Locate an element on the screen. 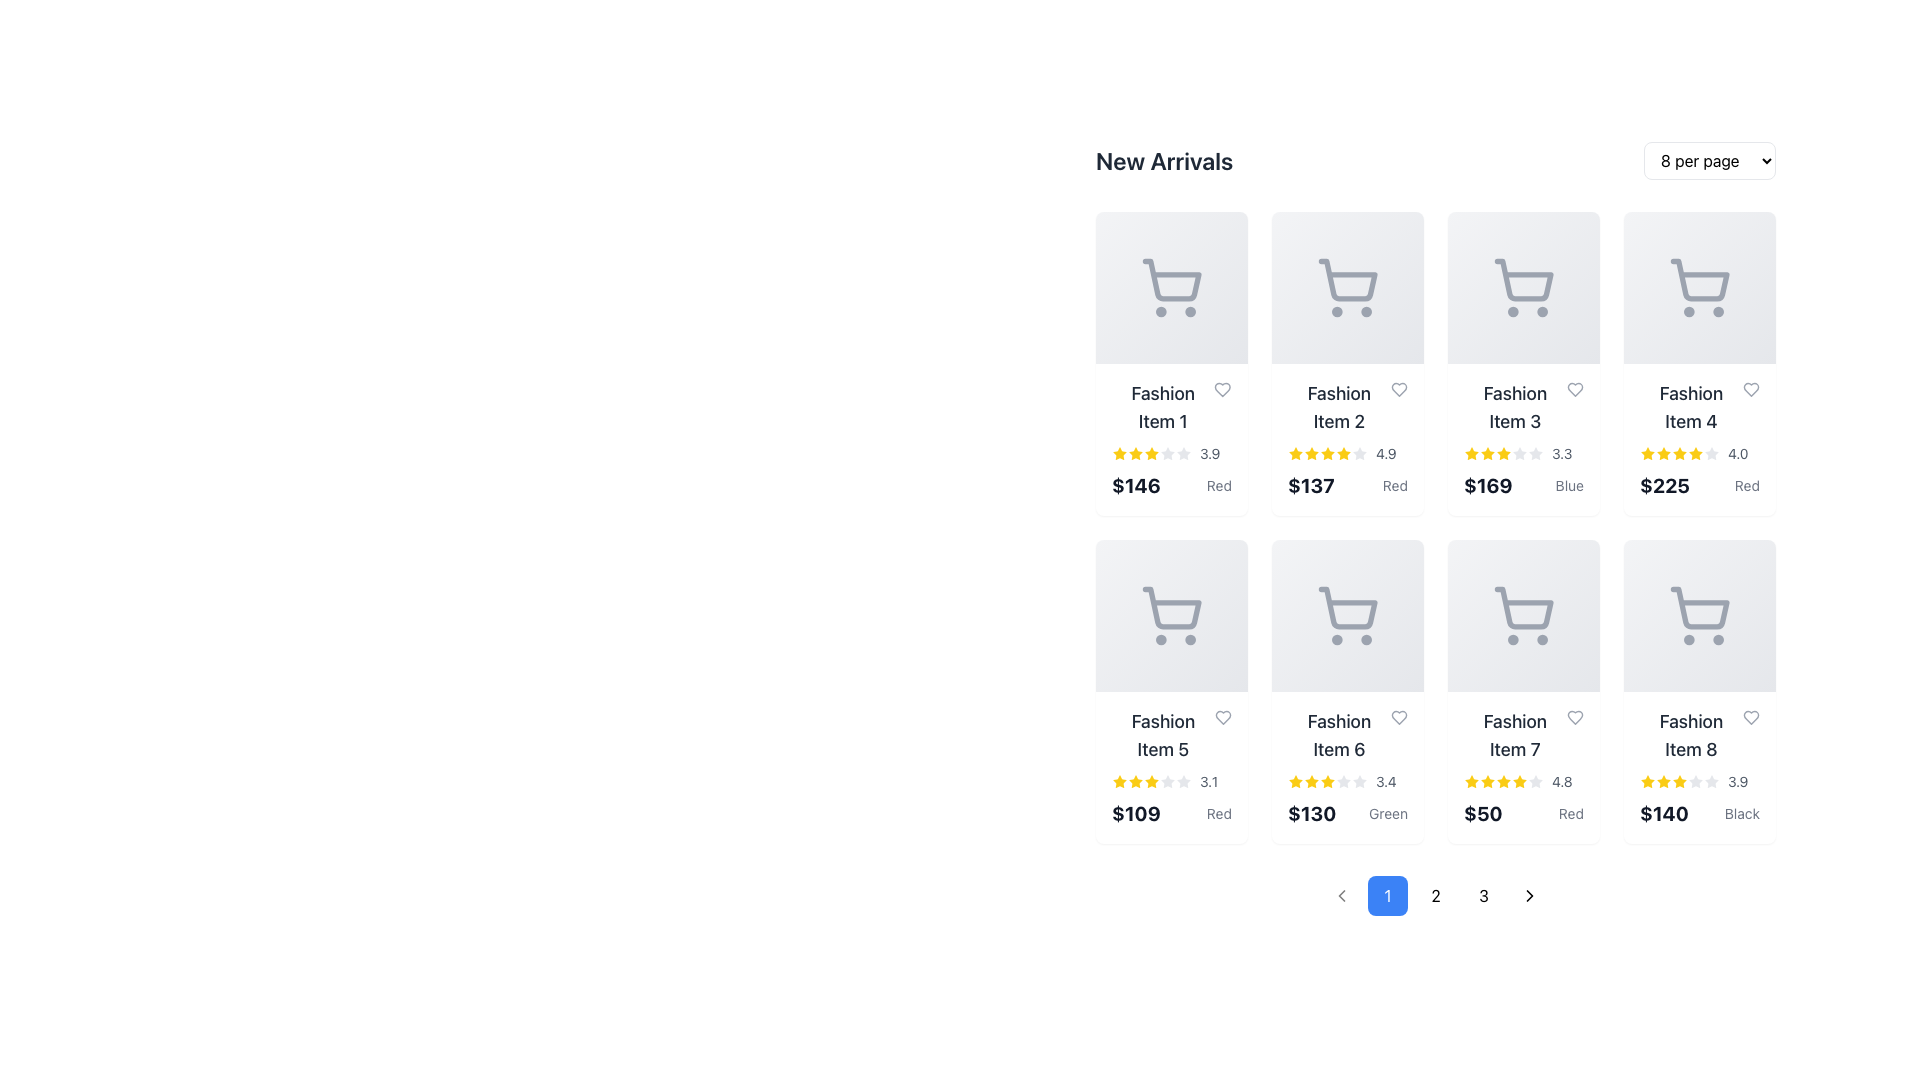 The height and width of the screenshot is (1080, 1920). the static text label for 'Fashion Item 7' located at the top of the product card in the second row and third column of the grid layout is located at coordinates (1522, 736).